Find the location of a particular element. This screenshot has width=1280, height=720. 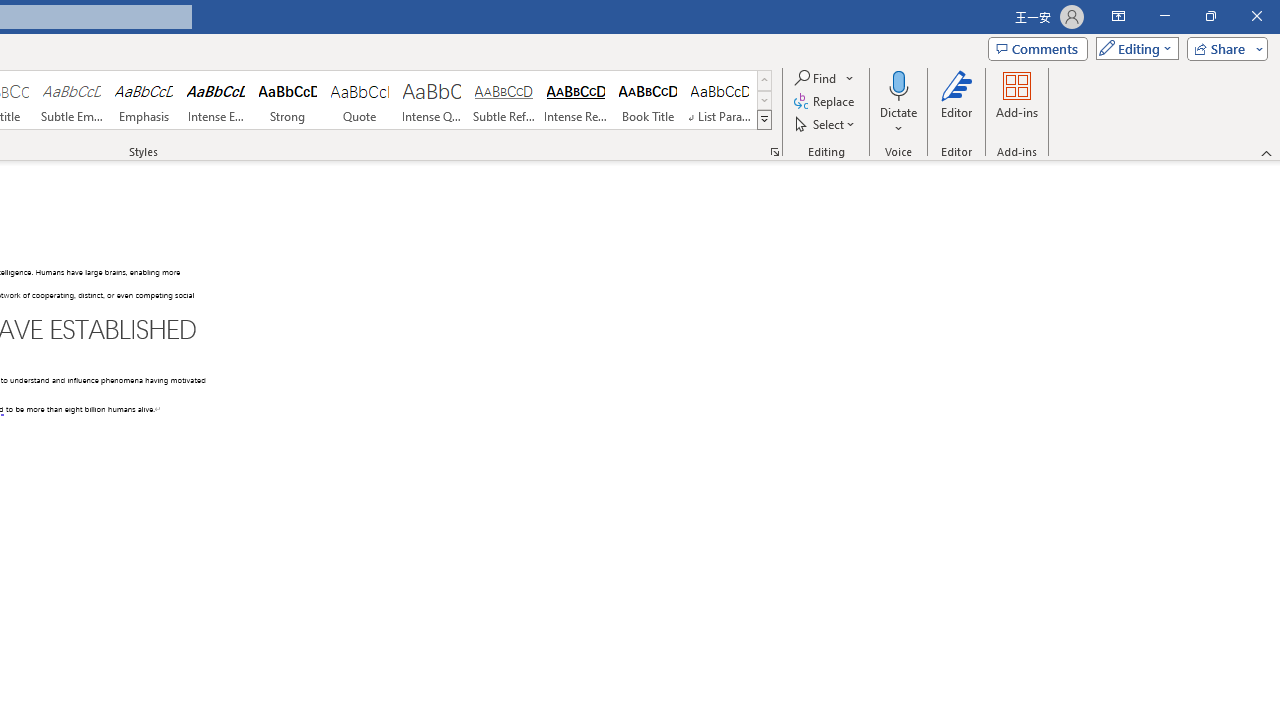

'Row up' is located at coordinates (763, 79).